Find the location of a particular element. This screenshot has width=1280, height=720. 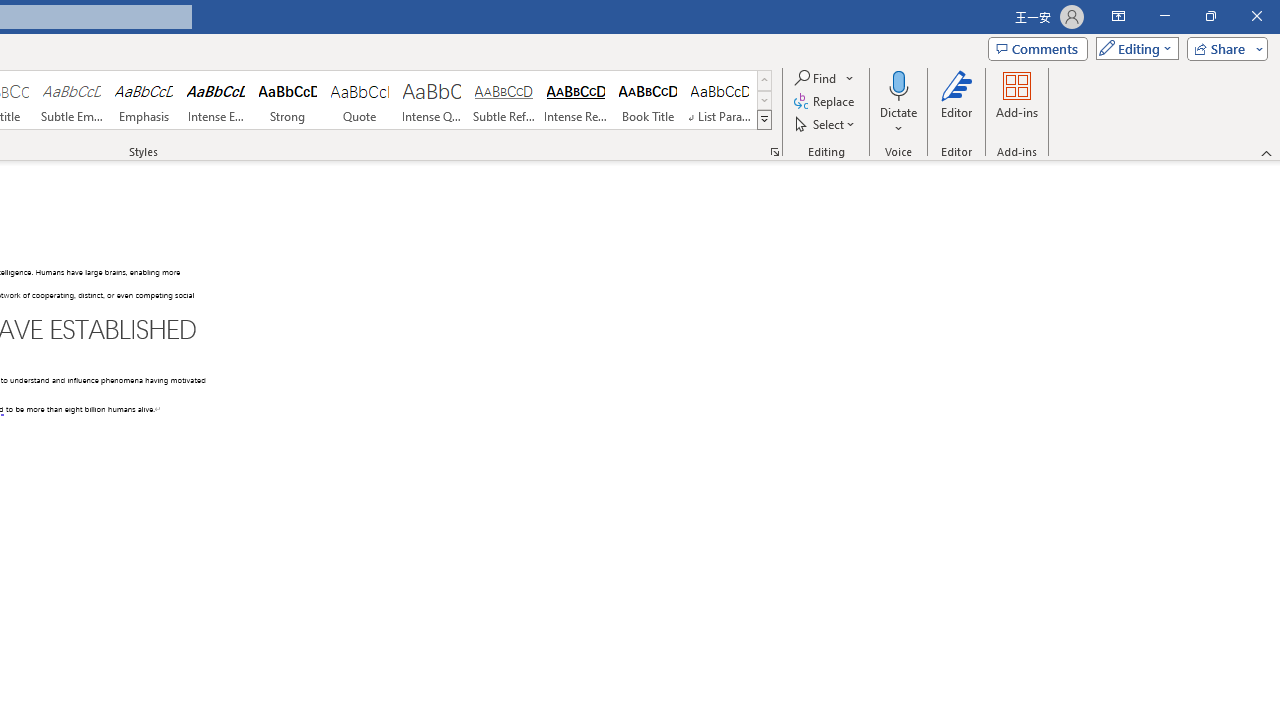

'Row up' is located at coordinates (763, 79).